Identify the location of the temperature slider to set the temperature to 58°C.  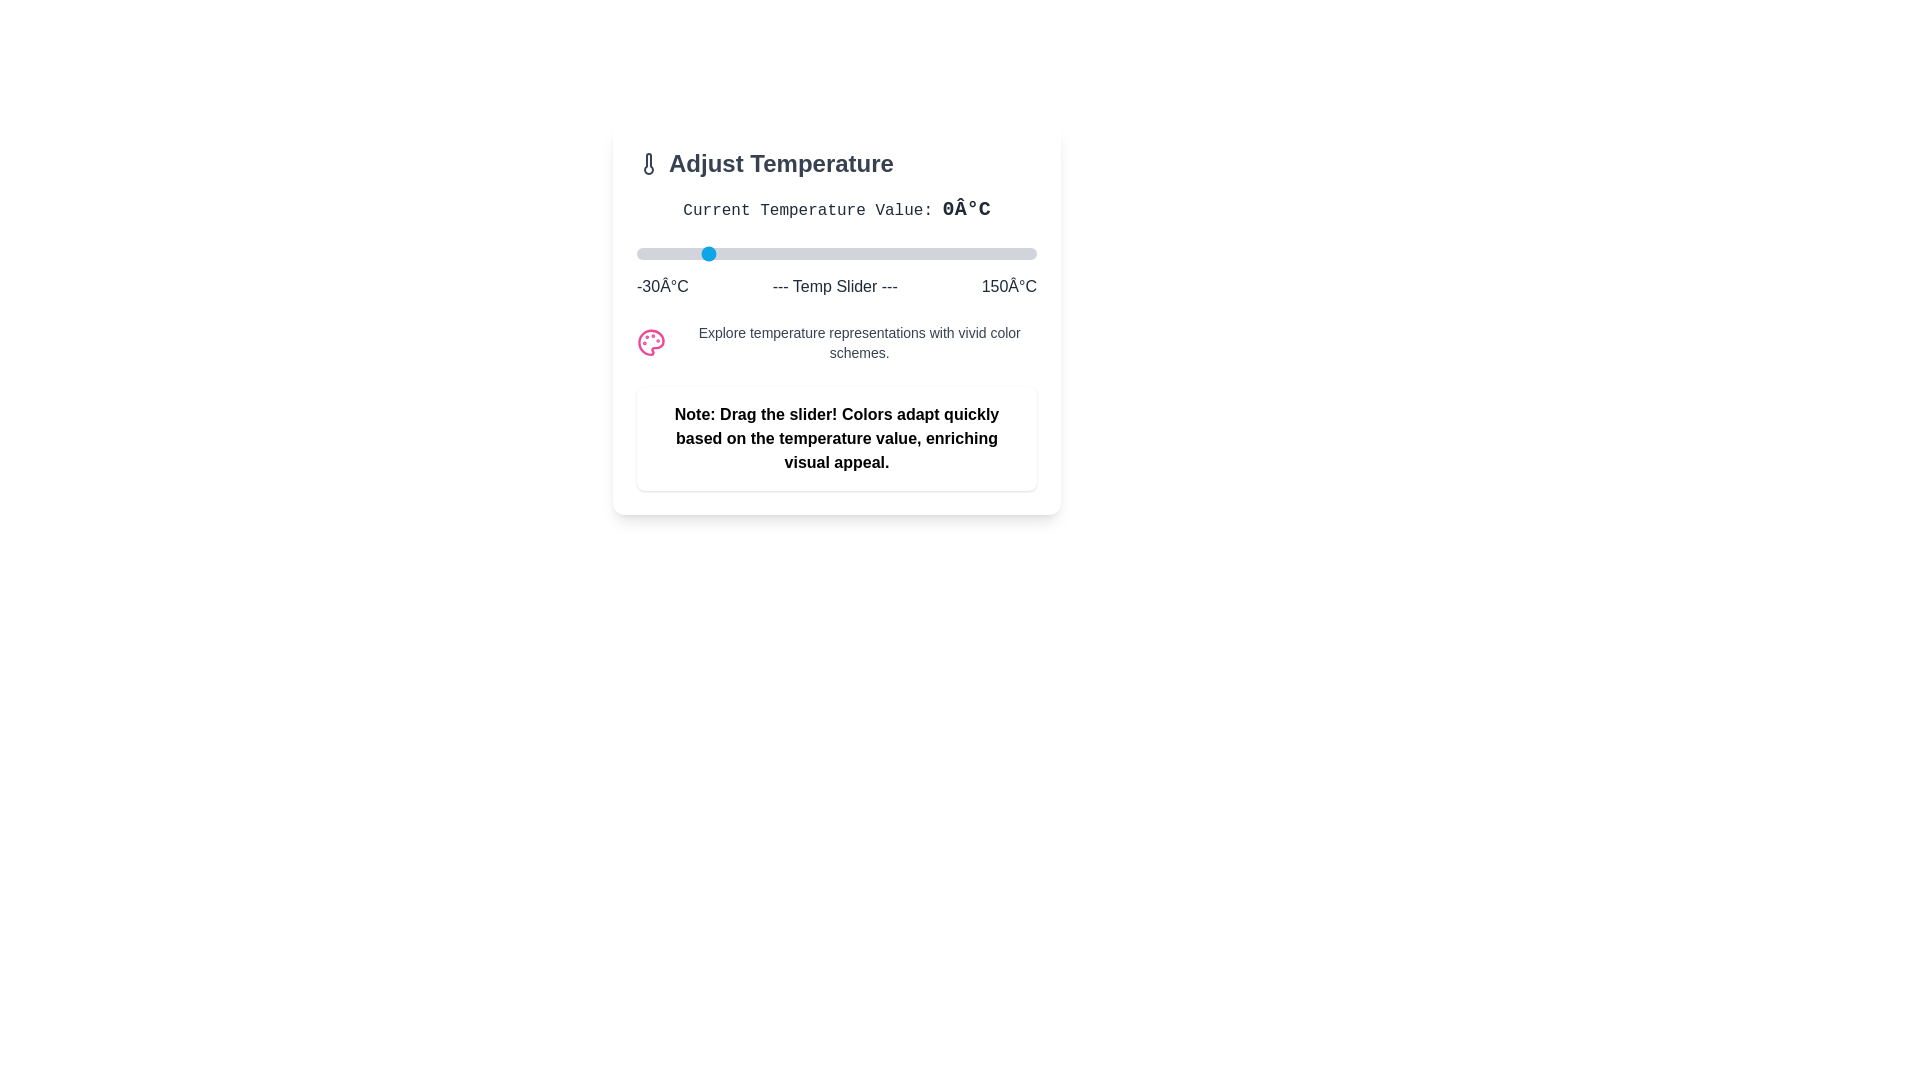
(832, 253).